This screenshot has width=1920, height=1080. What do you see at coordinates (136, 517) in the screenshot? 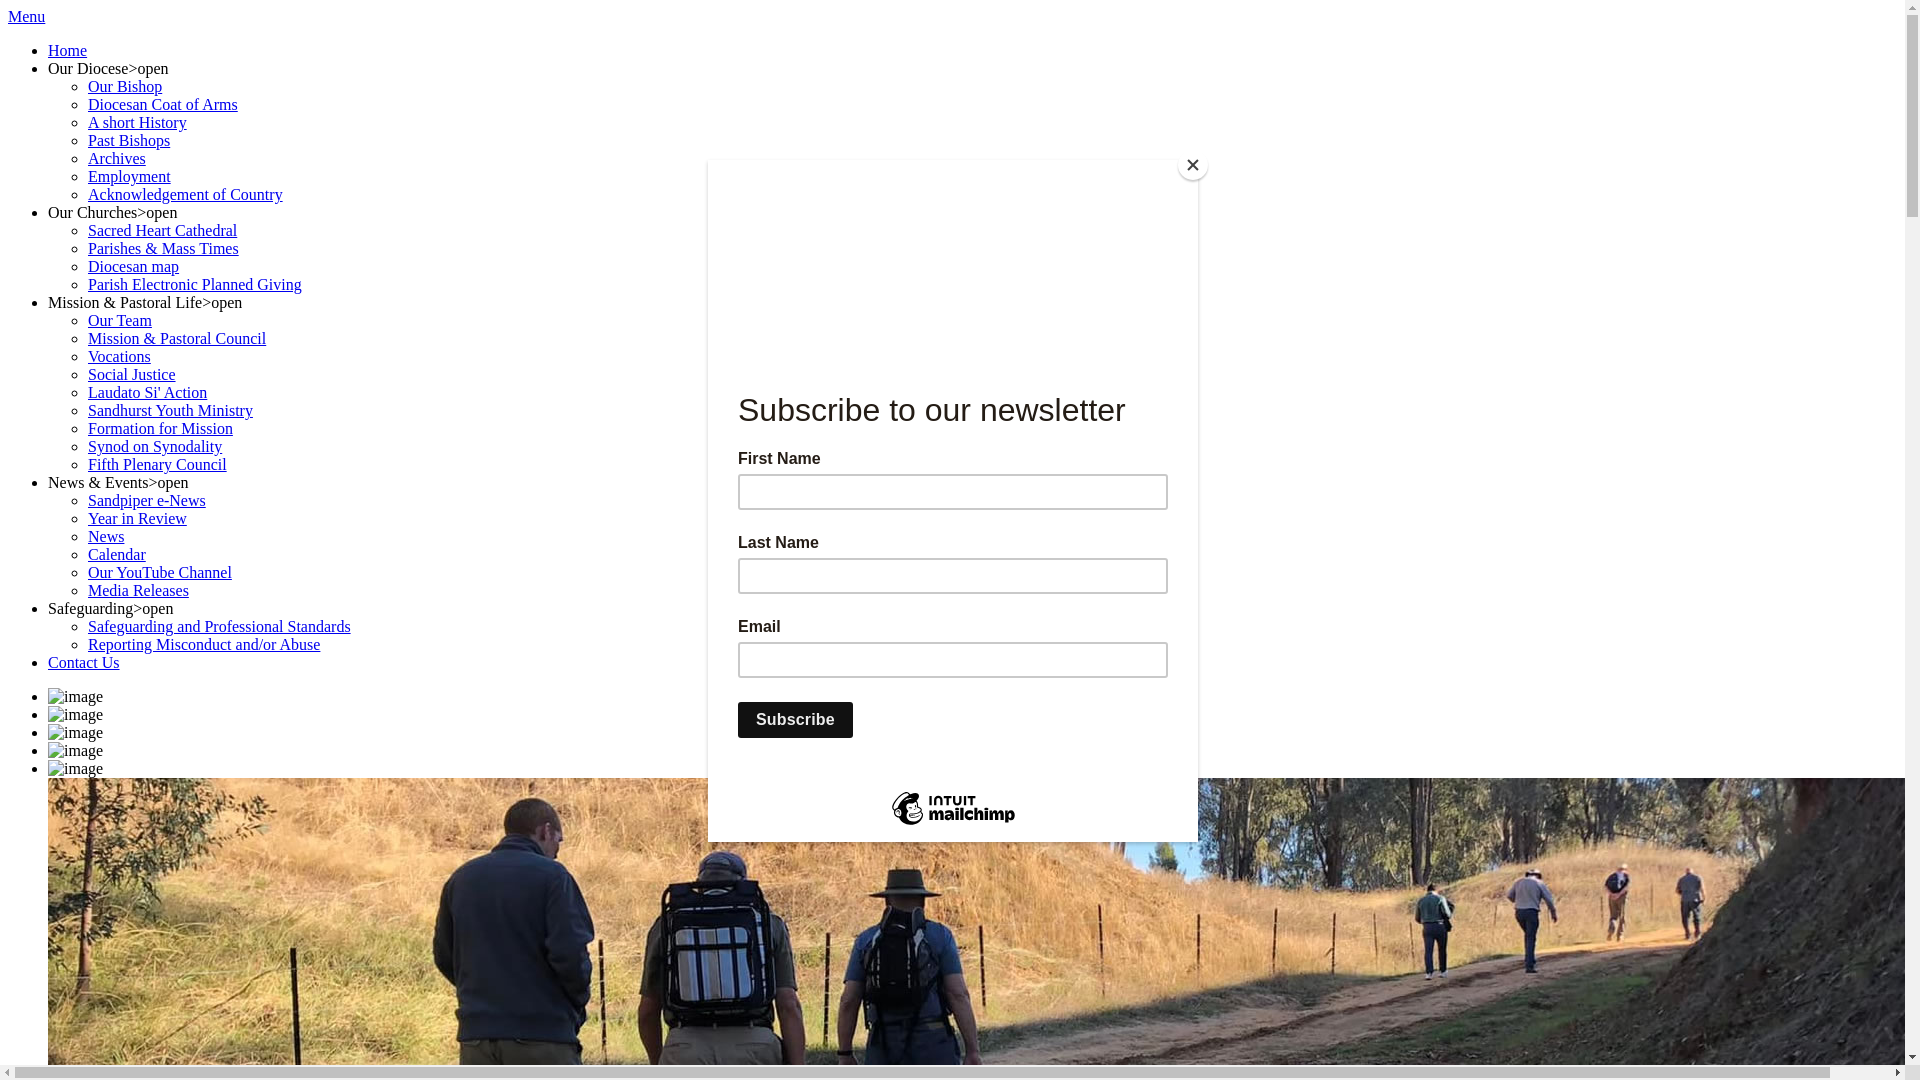
I see `'Year in Review'` at bounding box center [136, 517].